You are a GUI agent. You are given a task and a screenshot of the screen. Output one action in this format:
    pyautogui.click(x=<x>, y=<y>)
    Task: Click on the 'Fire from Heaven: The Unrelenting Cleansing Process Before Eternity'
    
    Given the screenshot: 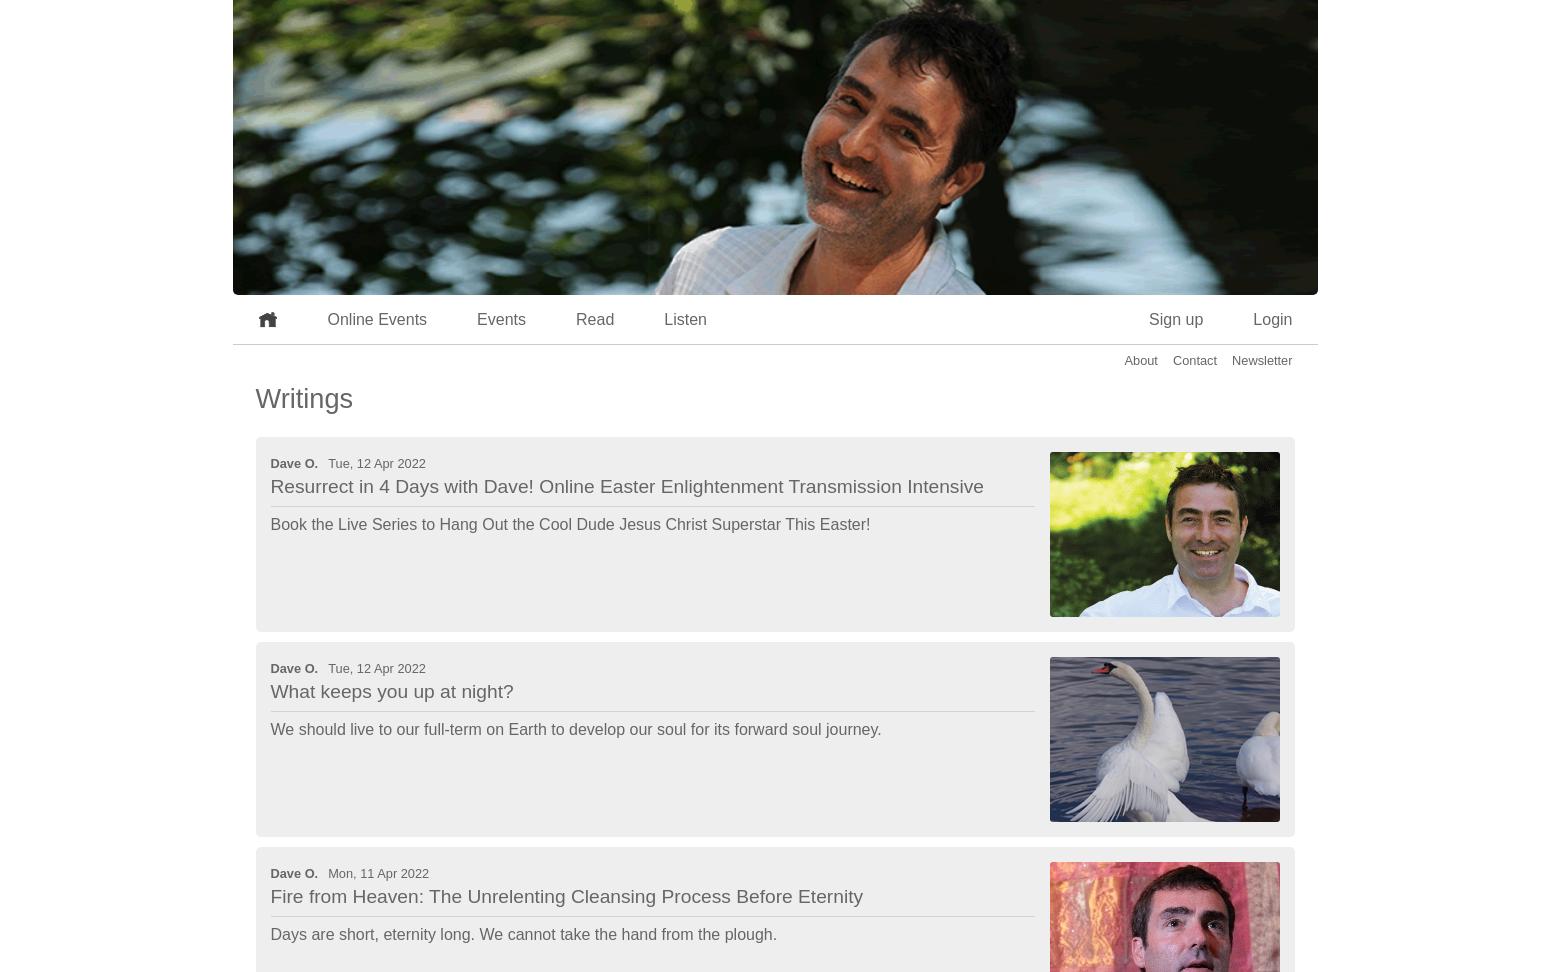 What is the action you would take?
    pyautogui.click(x=566, y=896)
    